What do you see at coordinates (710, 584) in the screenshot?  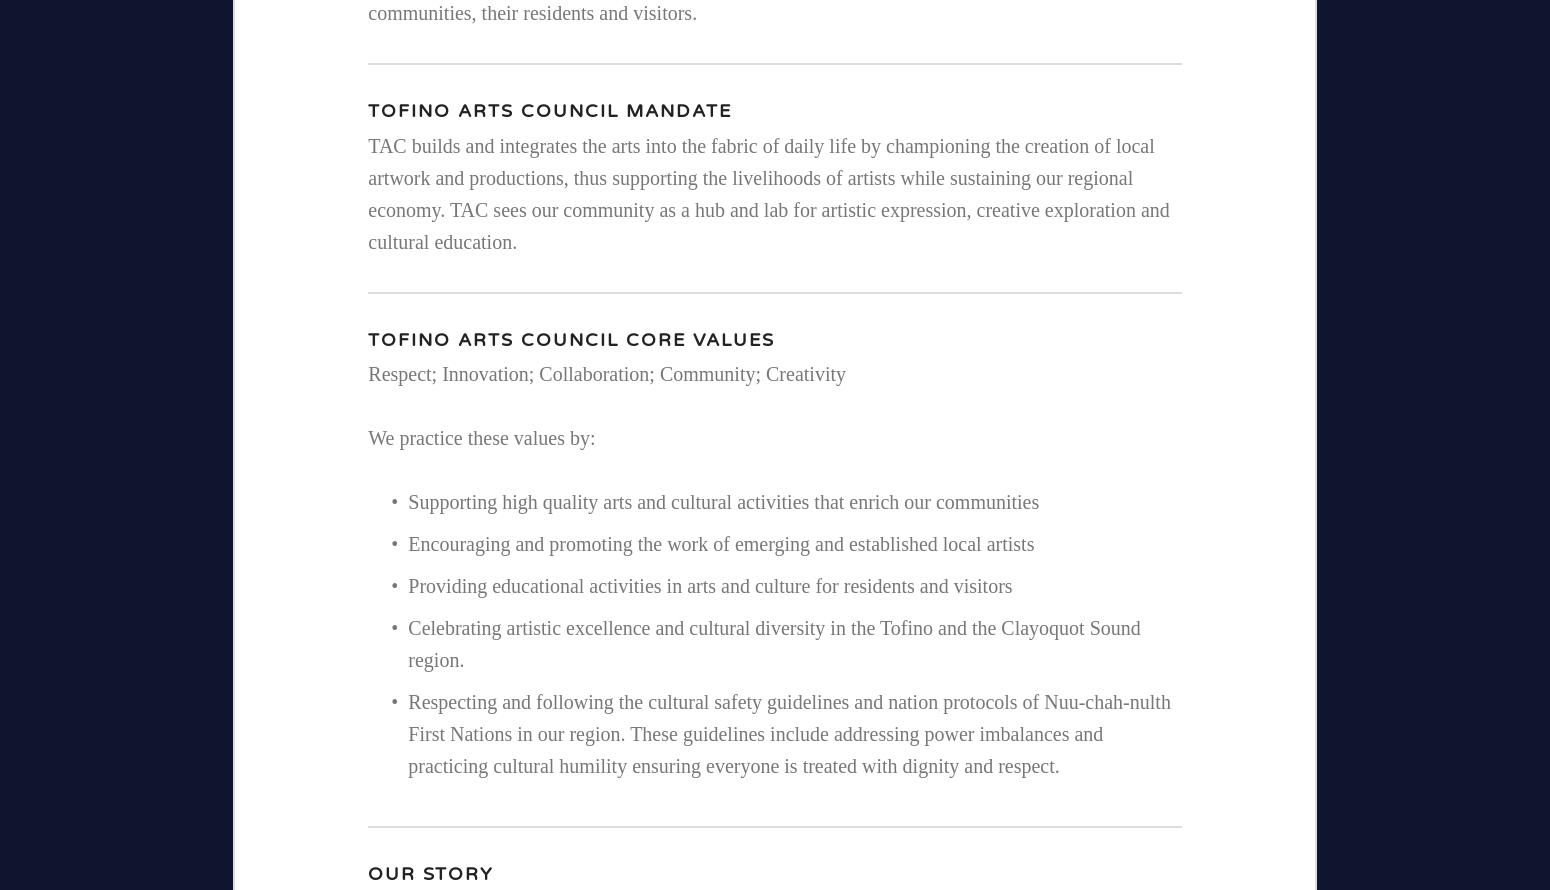 I see `'Providing educational activities in arts and culture for residents and visitors'` at bounding box center [710, 584].